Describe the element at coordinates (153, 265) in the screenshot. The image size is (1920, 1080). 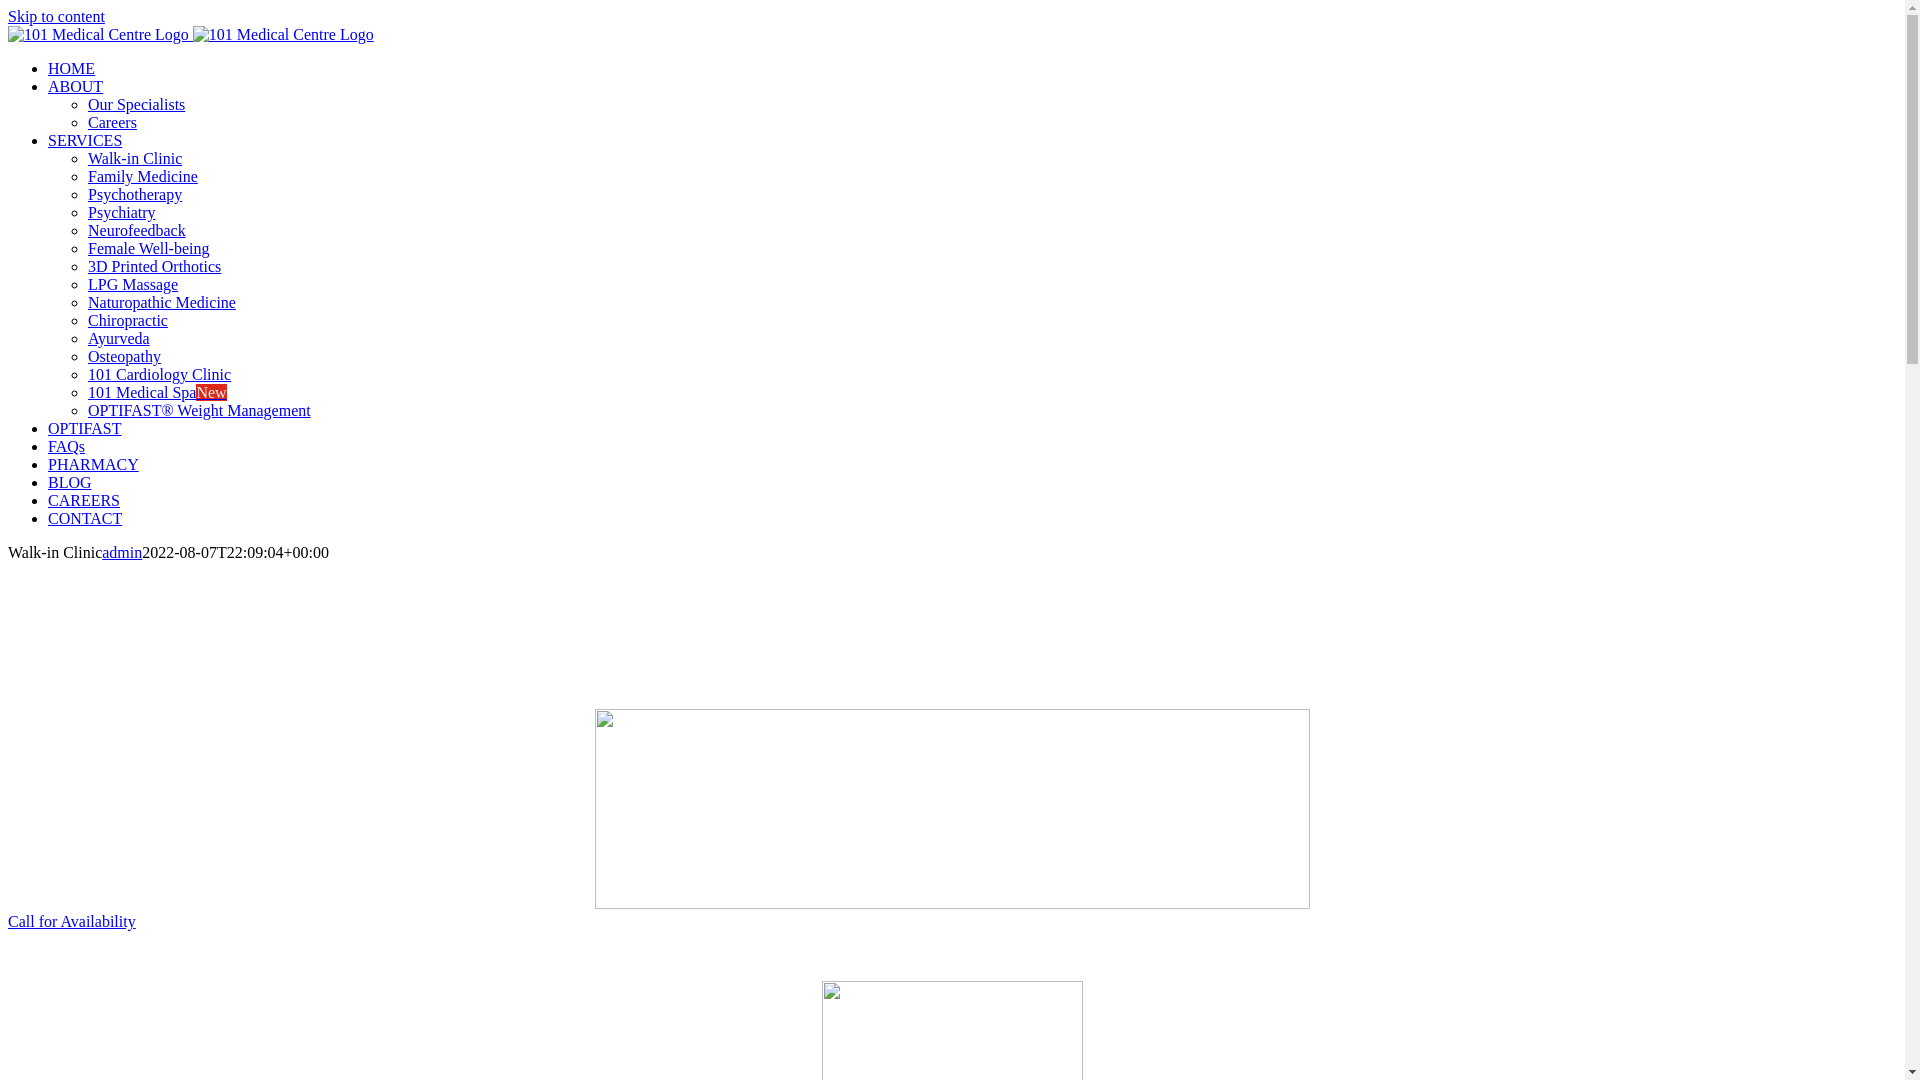
I see `'3D Printed Orthotics'` at that location.